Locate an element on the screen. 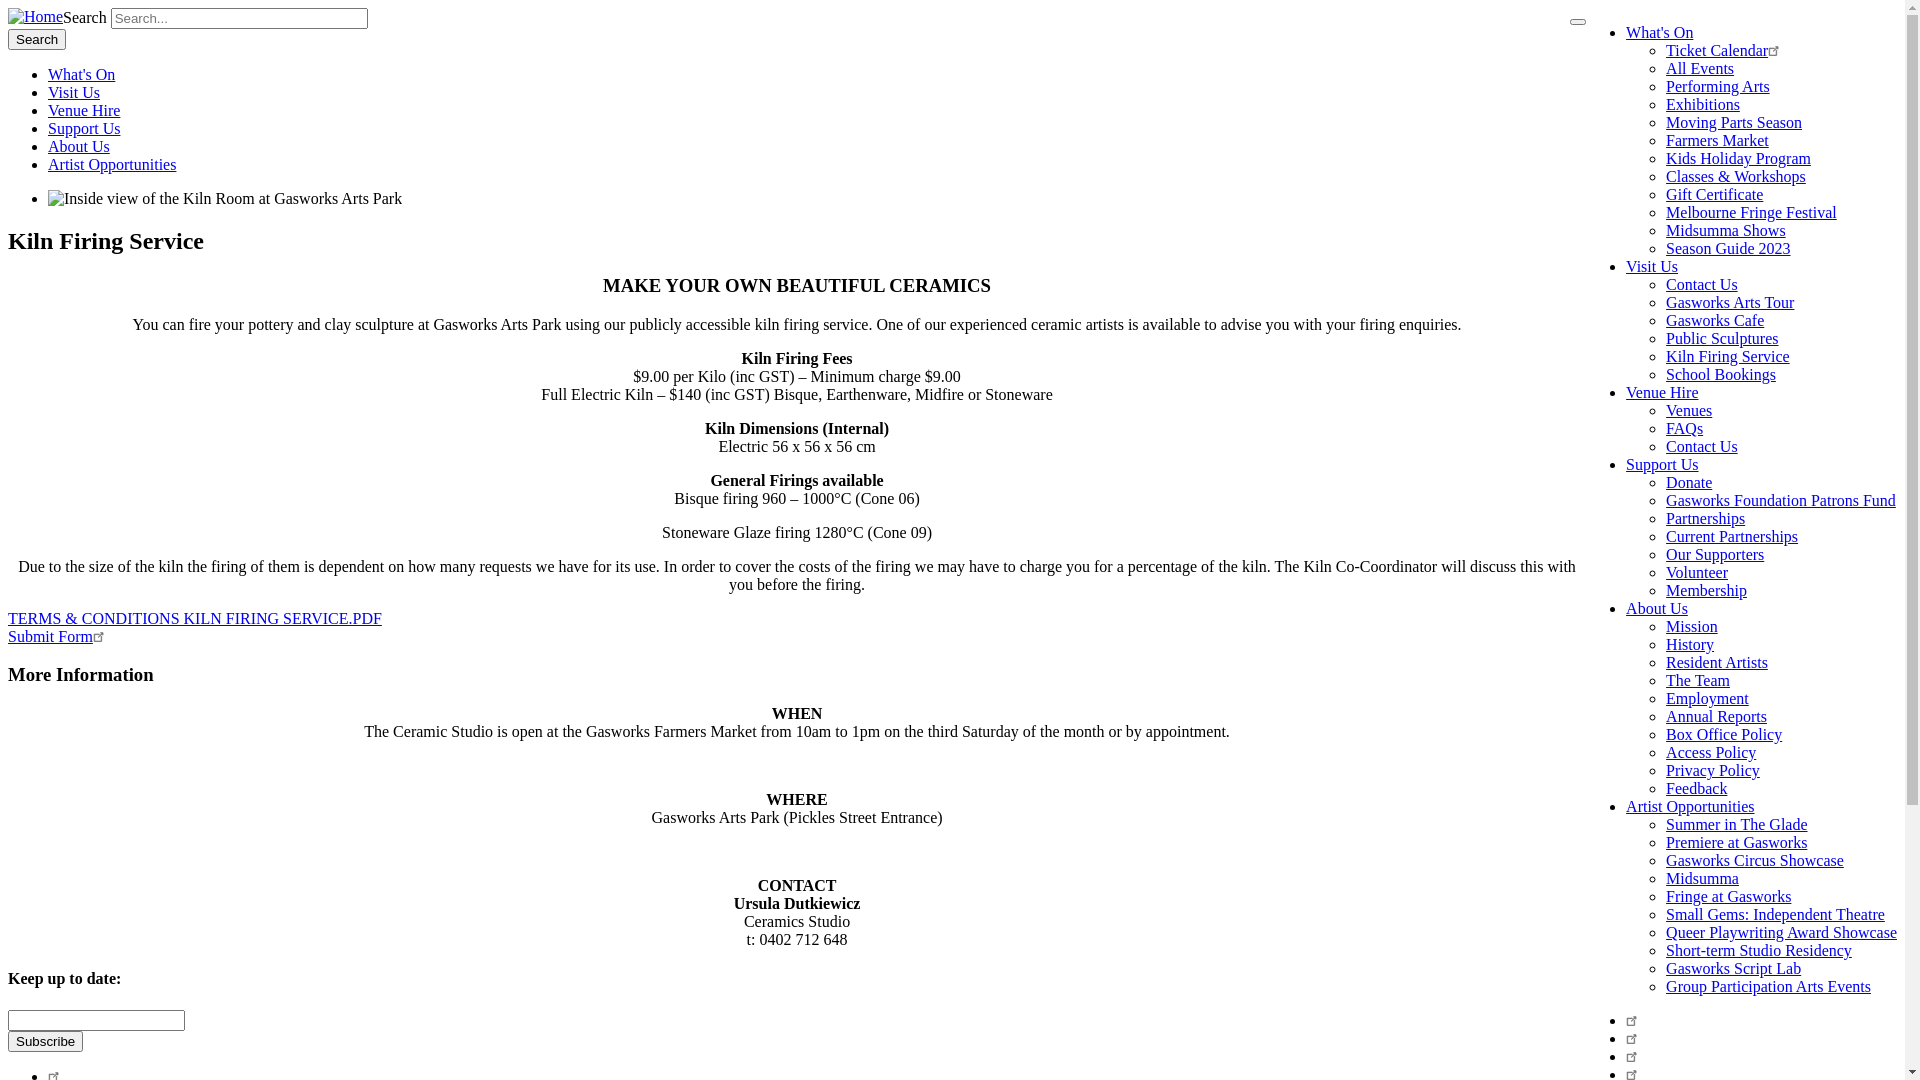  'Menu' is located at coordinates (1568, 22).